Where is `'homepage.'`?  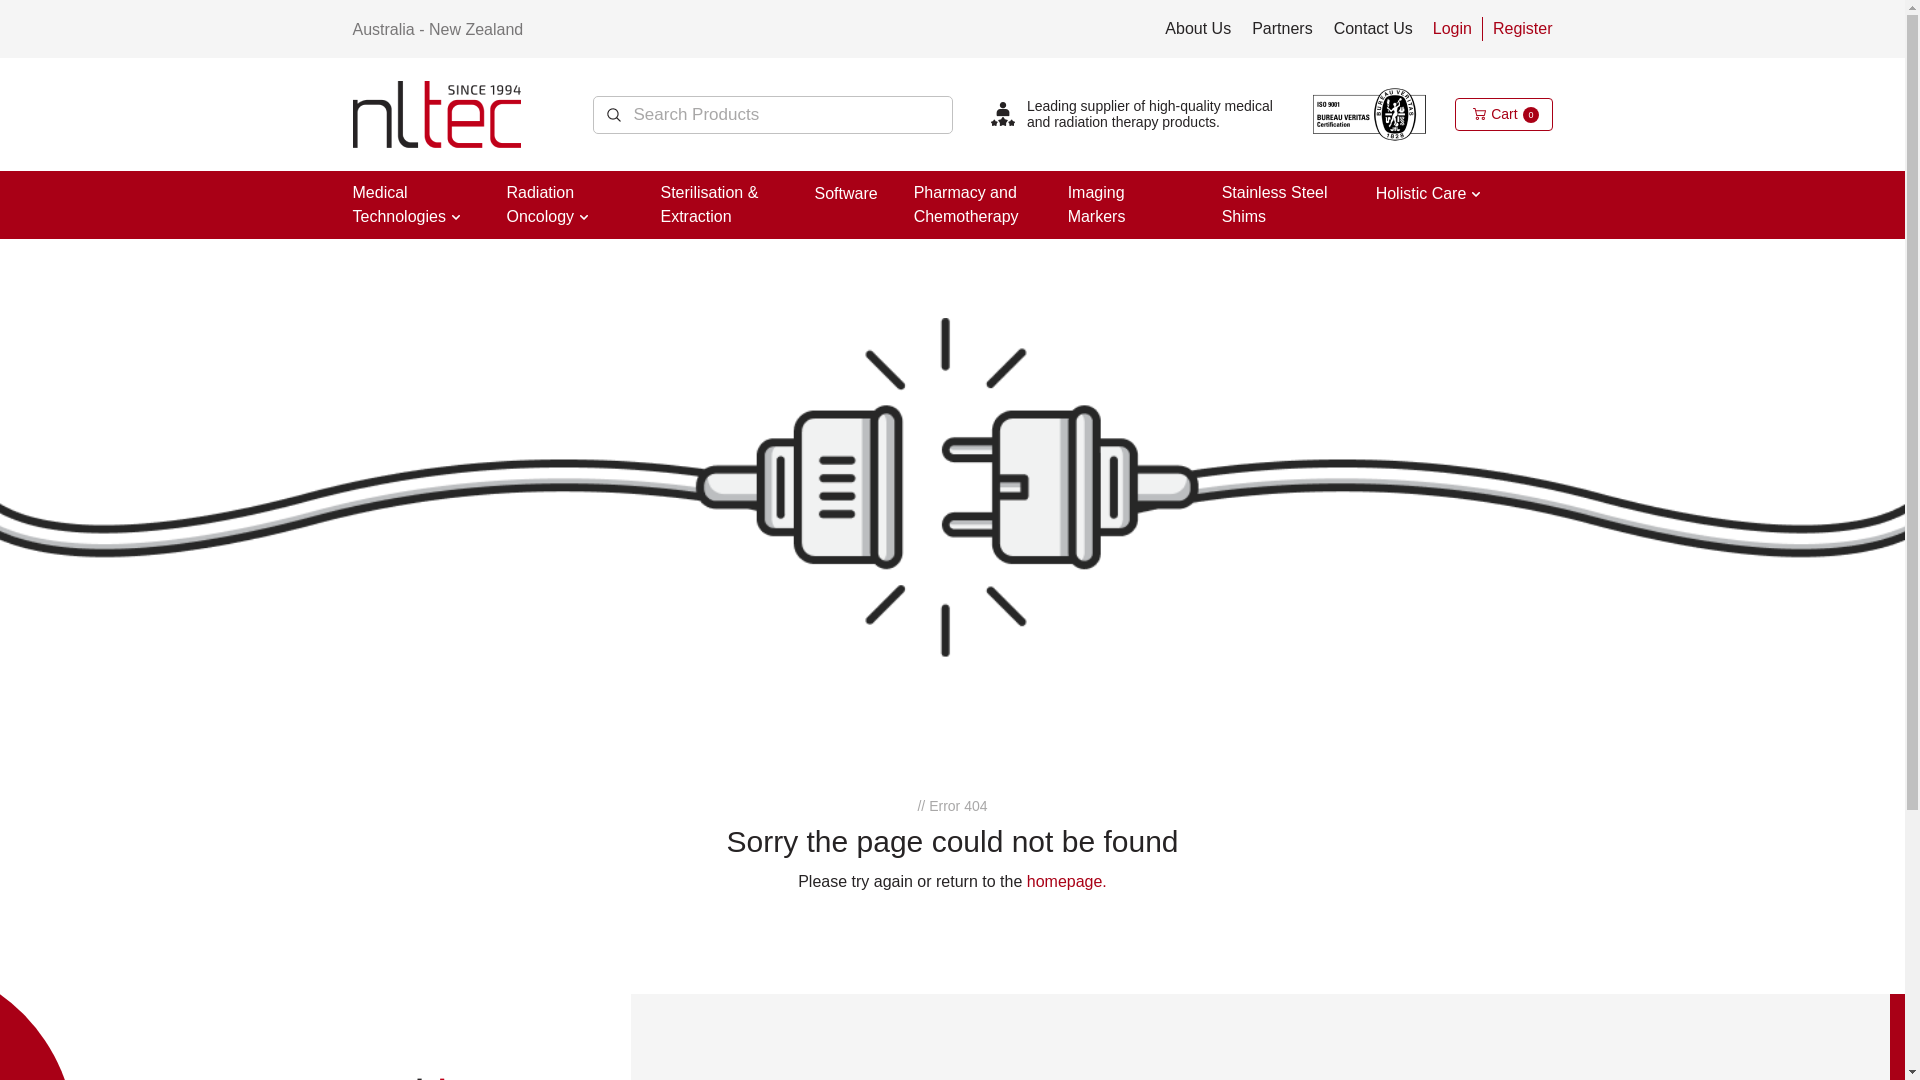 'homepage.' is located at coordinates (1065, 880).